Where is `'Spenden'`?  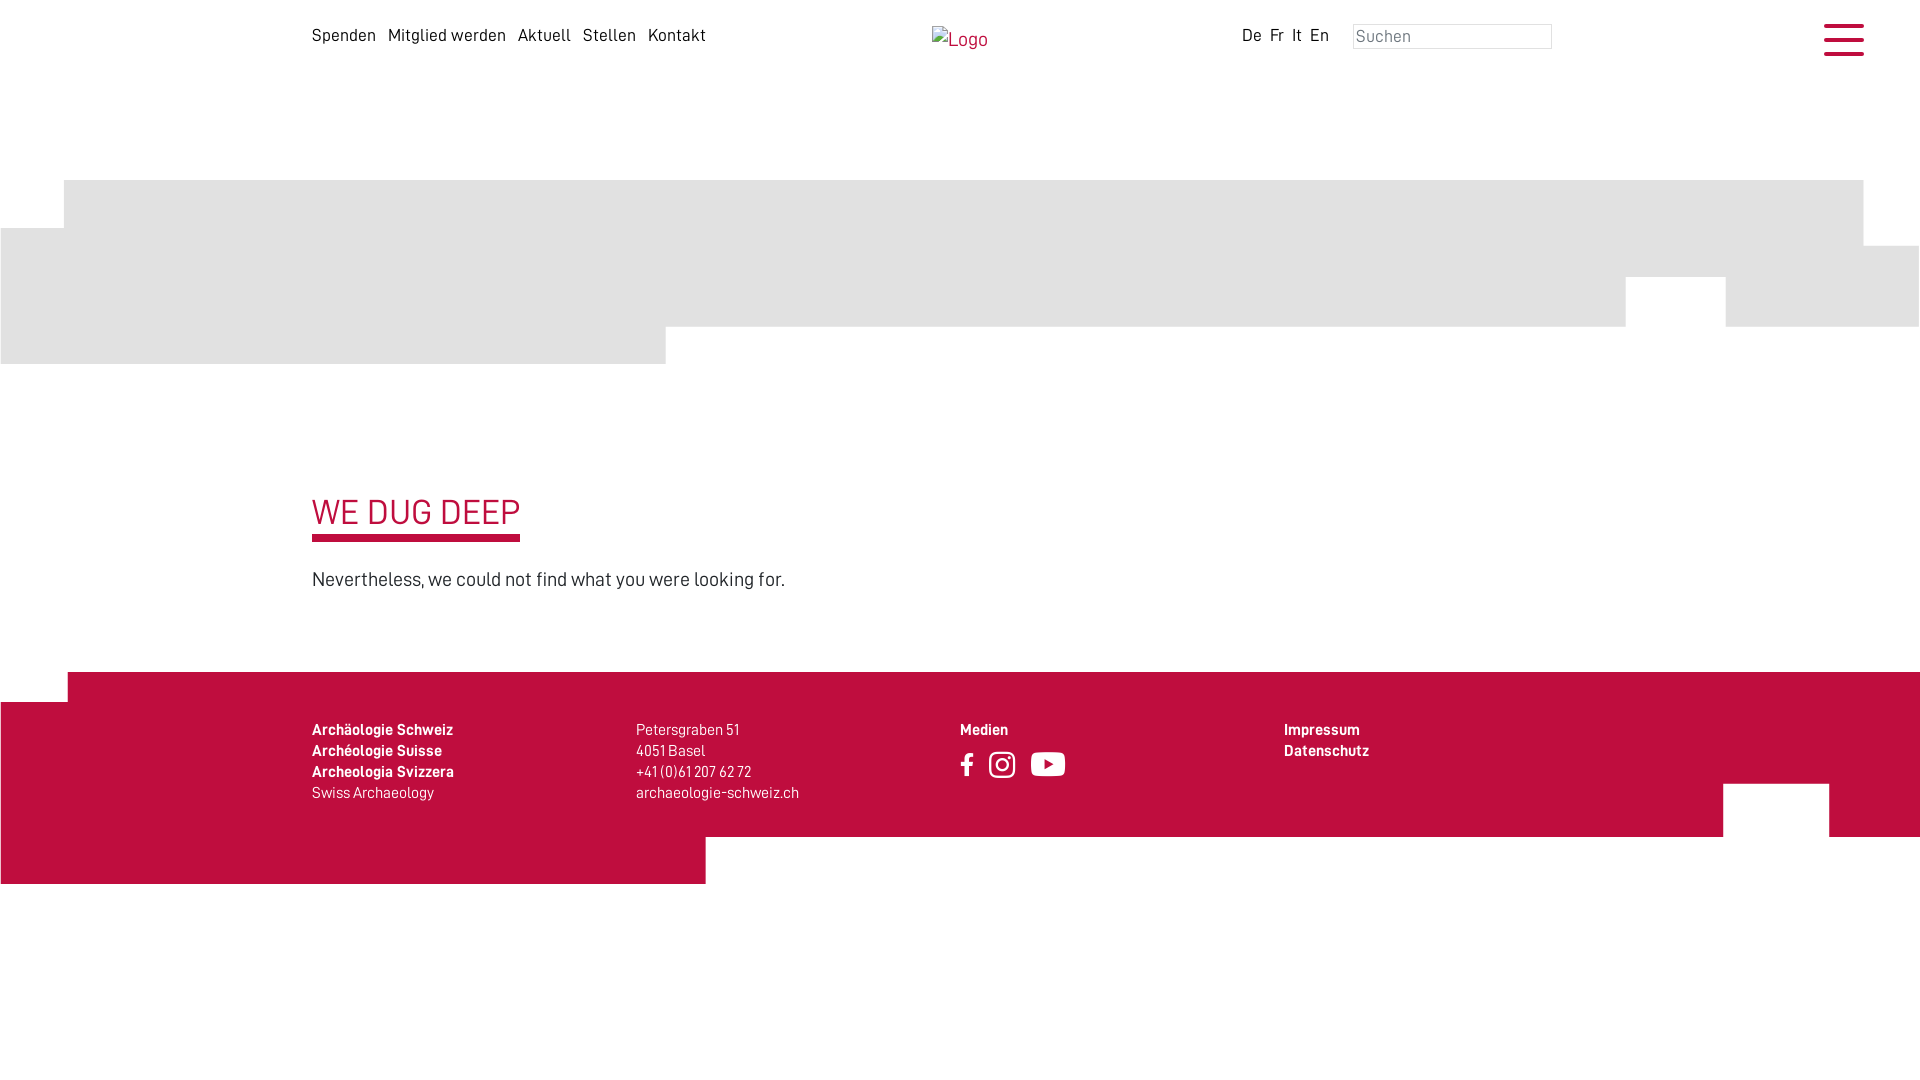
'Spenden' is located at coordinates (344, 34).